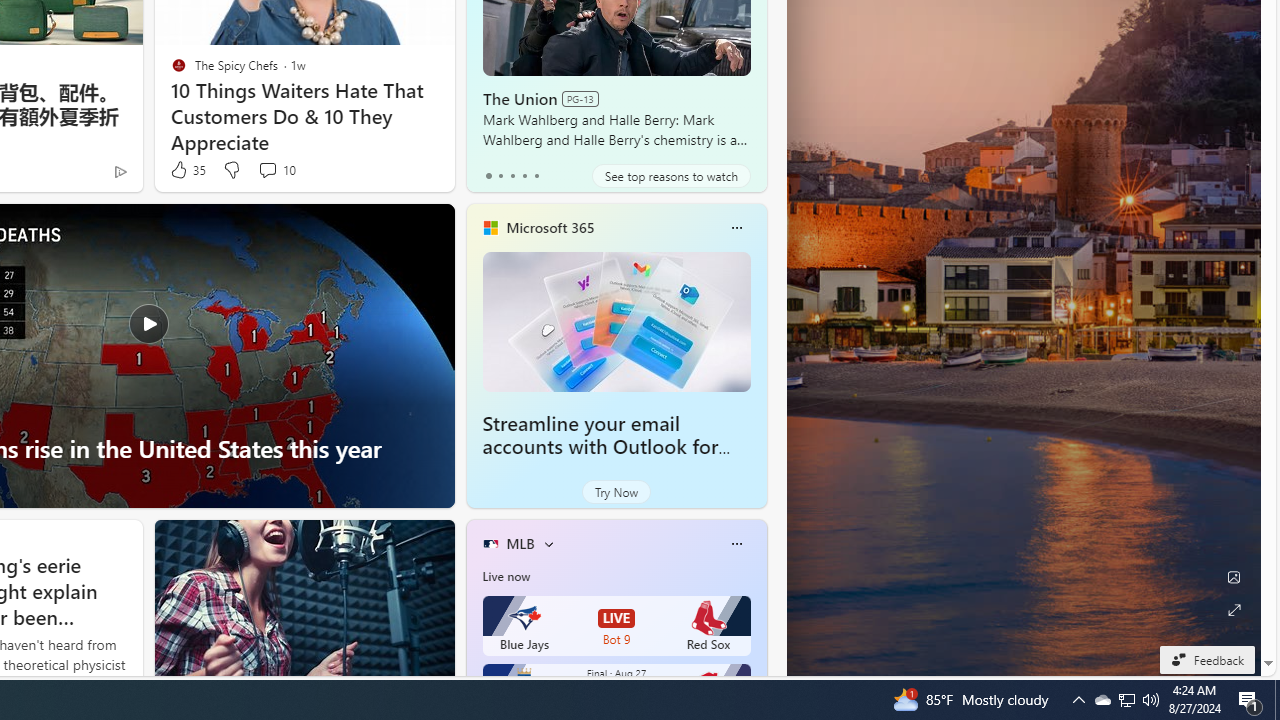  I want to click on 'View comments 10 Comment', so click(266, 168).